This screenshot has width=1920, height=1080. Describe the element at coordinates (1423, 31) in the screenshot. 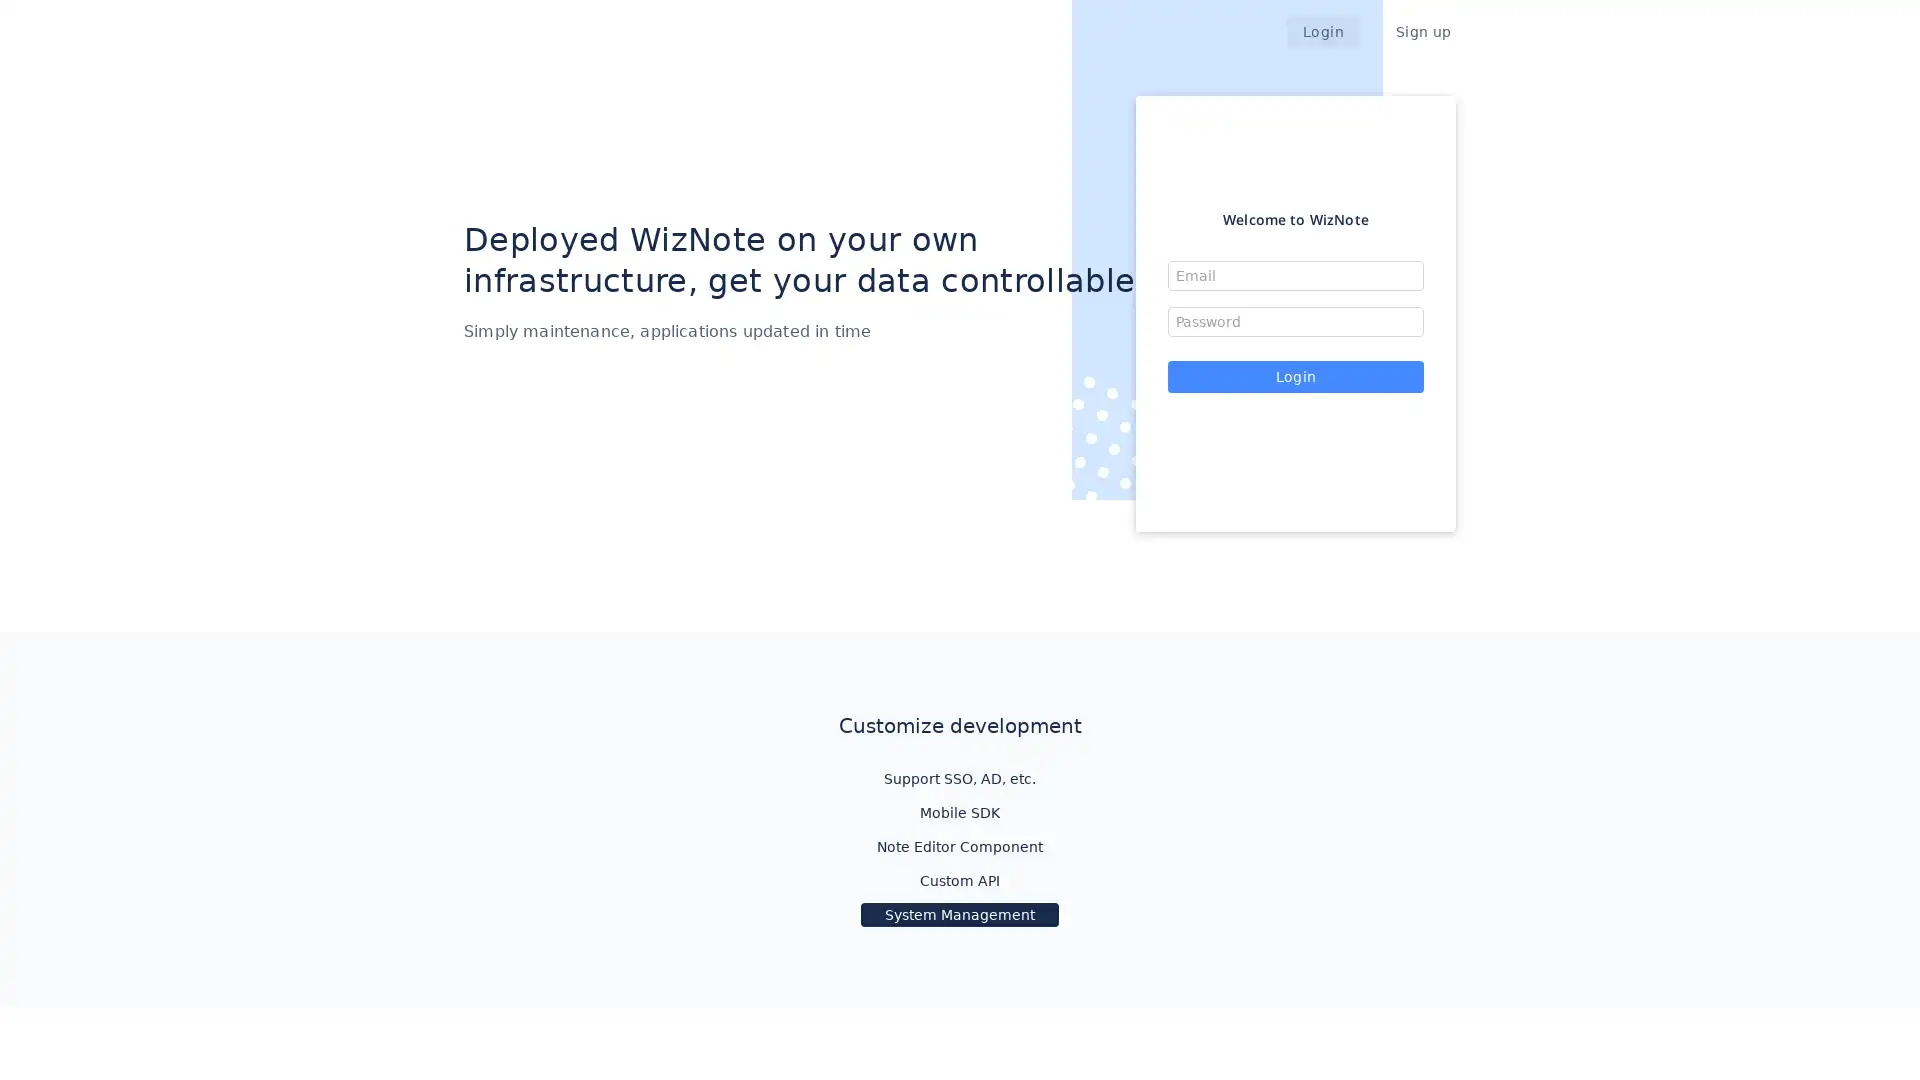

I see `Sign up` at that location.